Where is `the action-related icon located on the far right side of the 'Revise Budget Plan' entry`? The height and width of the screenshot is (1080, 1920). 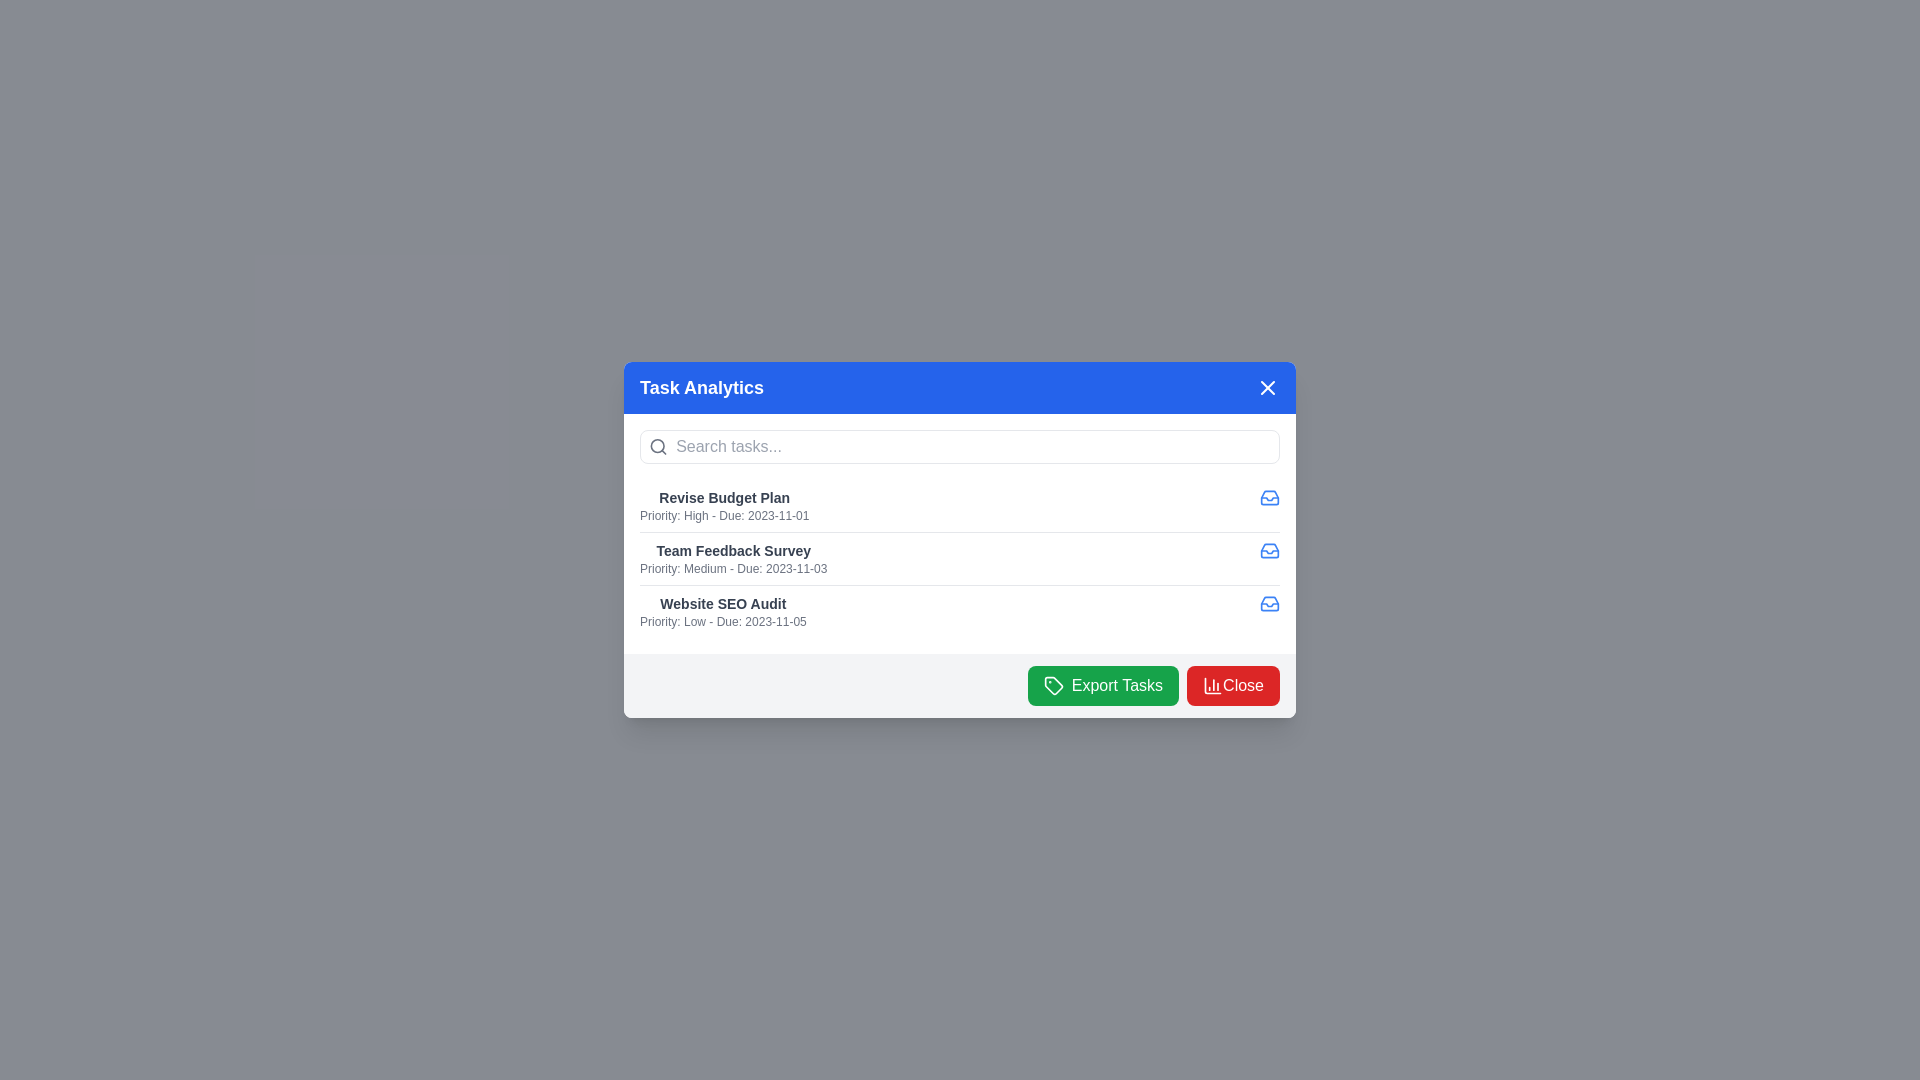 the action-related icon located on the far right side of the 'Revise Budget Plan' entry is located at coordinates (1269, 496).